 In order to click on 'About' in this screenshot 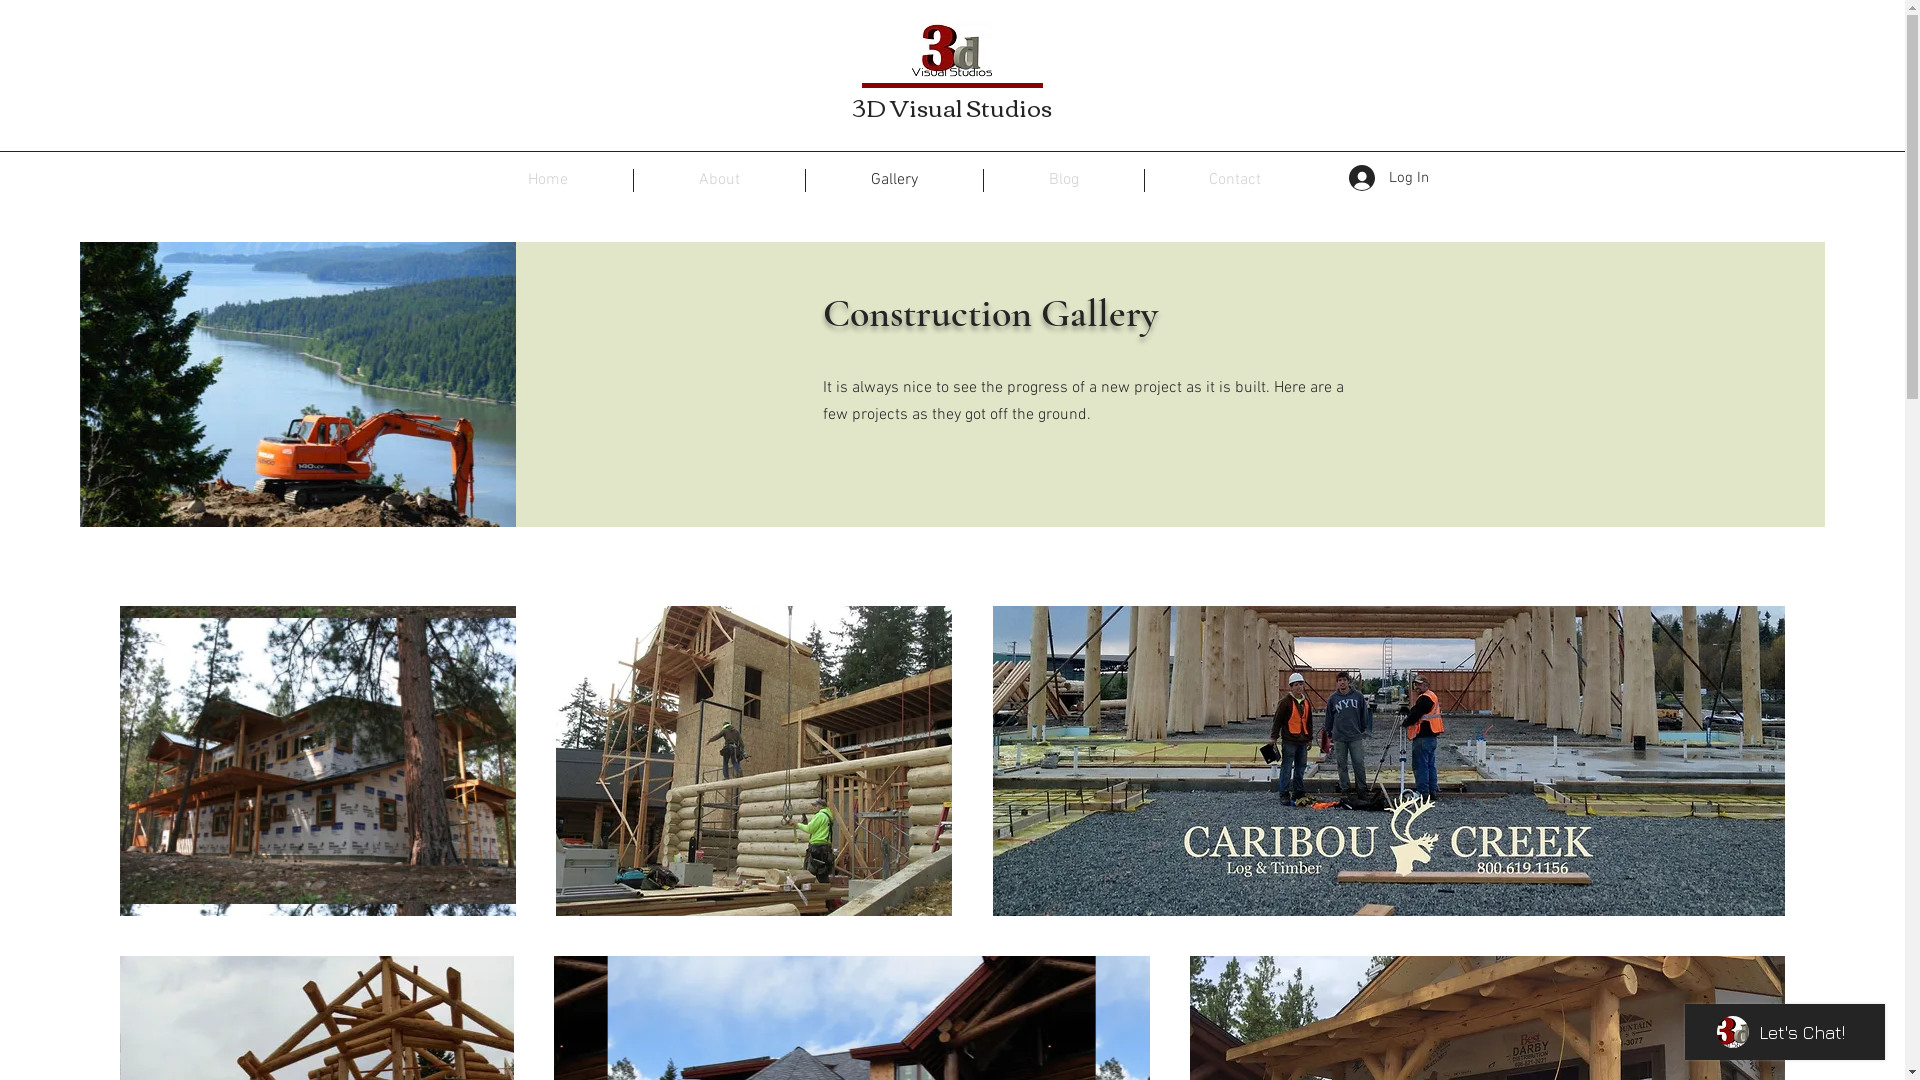, I will do `click(719, 180)`.